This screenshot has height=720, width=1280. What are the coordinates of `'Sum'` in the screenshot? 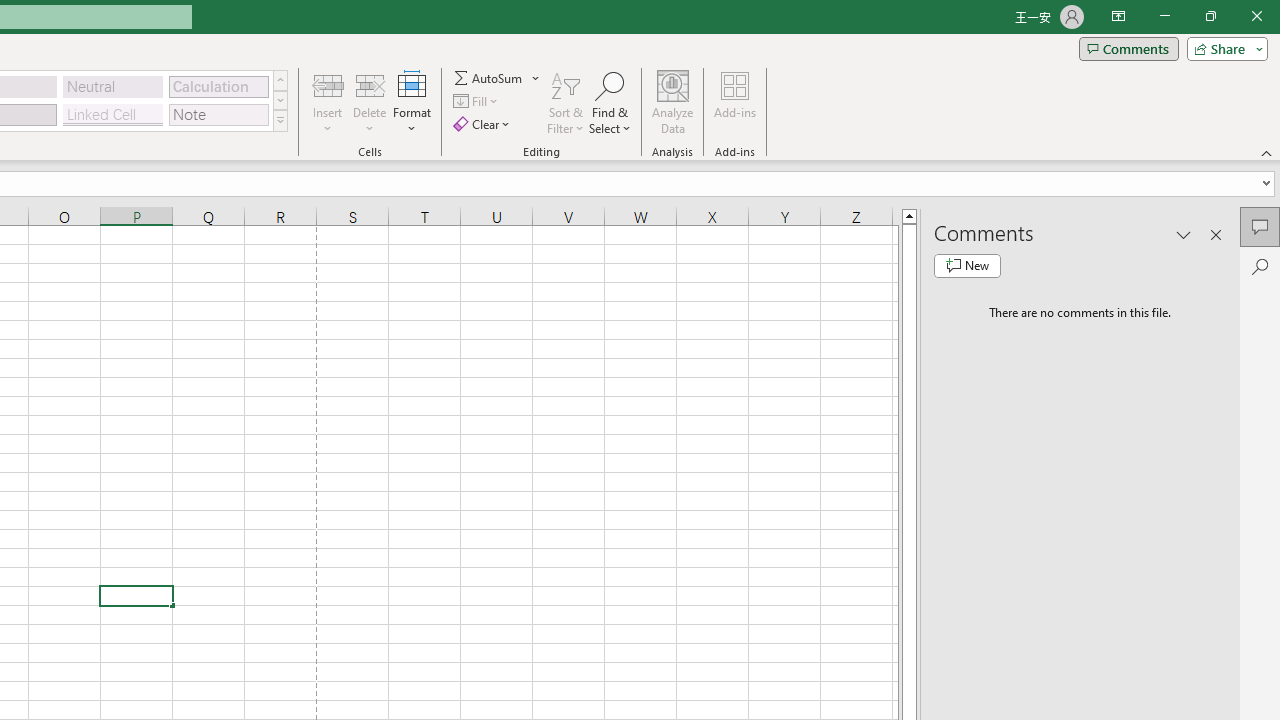 It's located at (489, 77).